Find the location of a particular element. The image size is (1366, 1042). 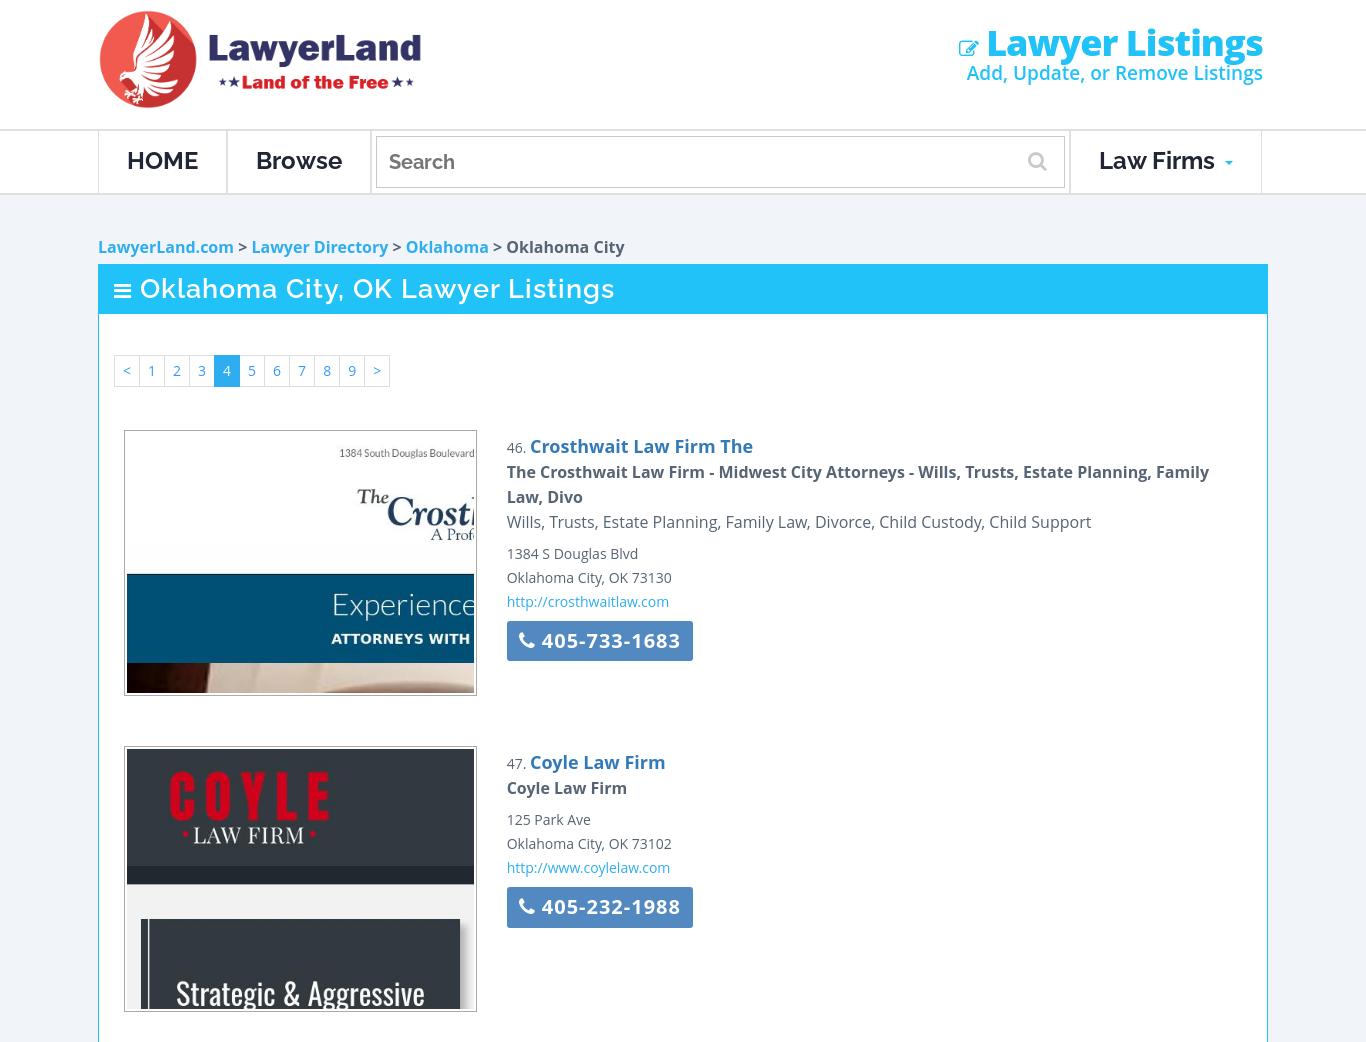

'Add, Update, or Remove Listings' is located at coordinates (1113, 72).